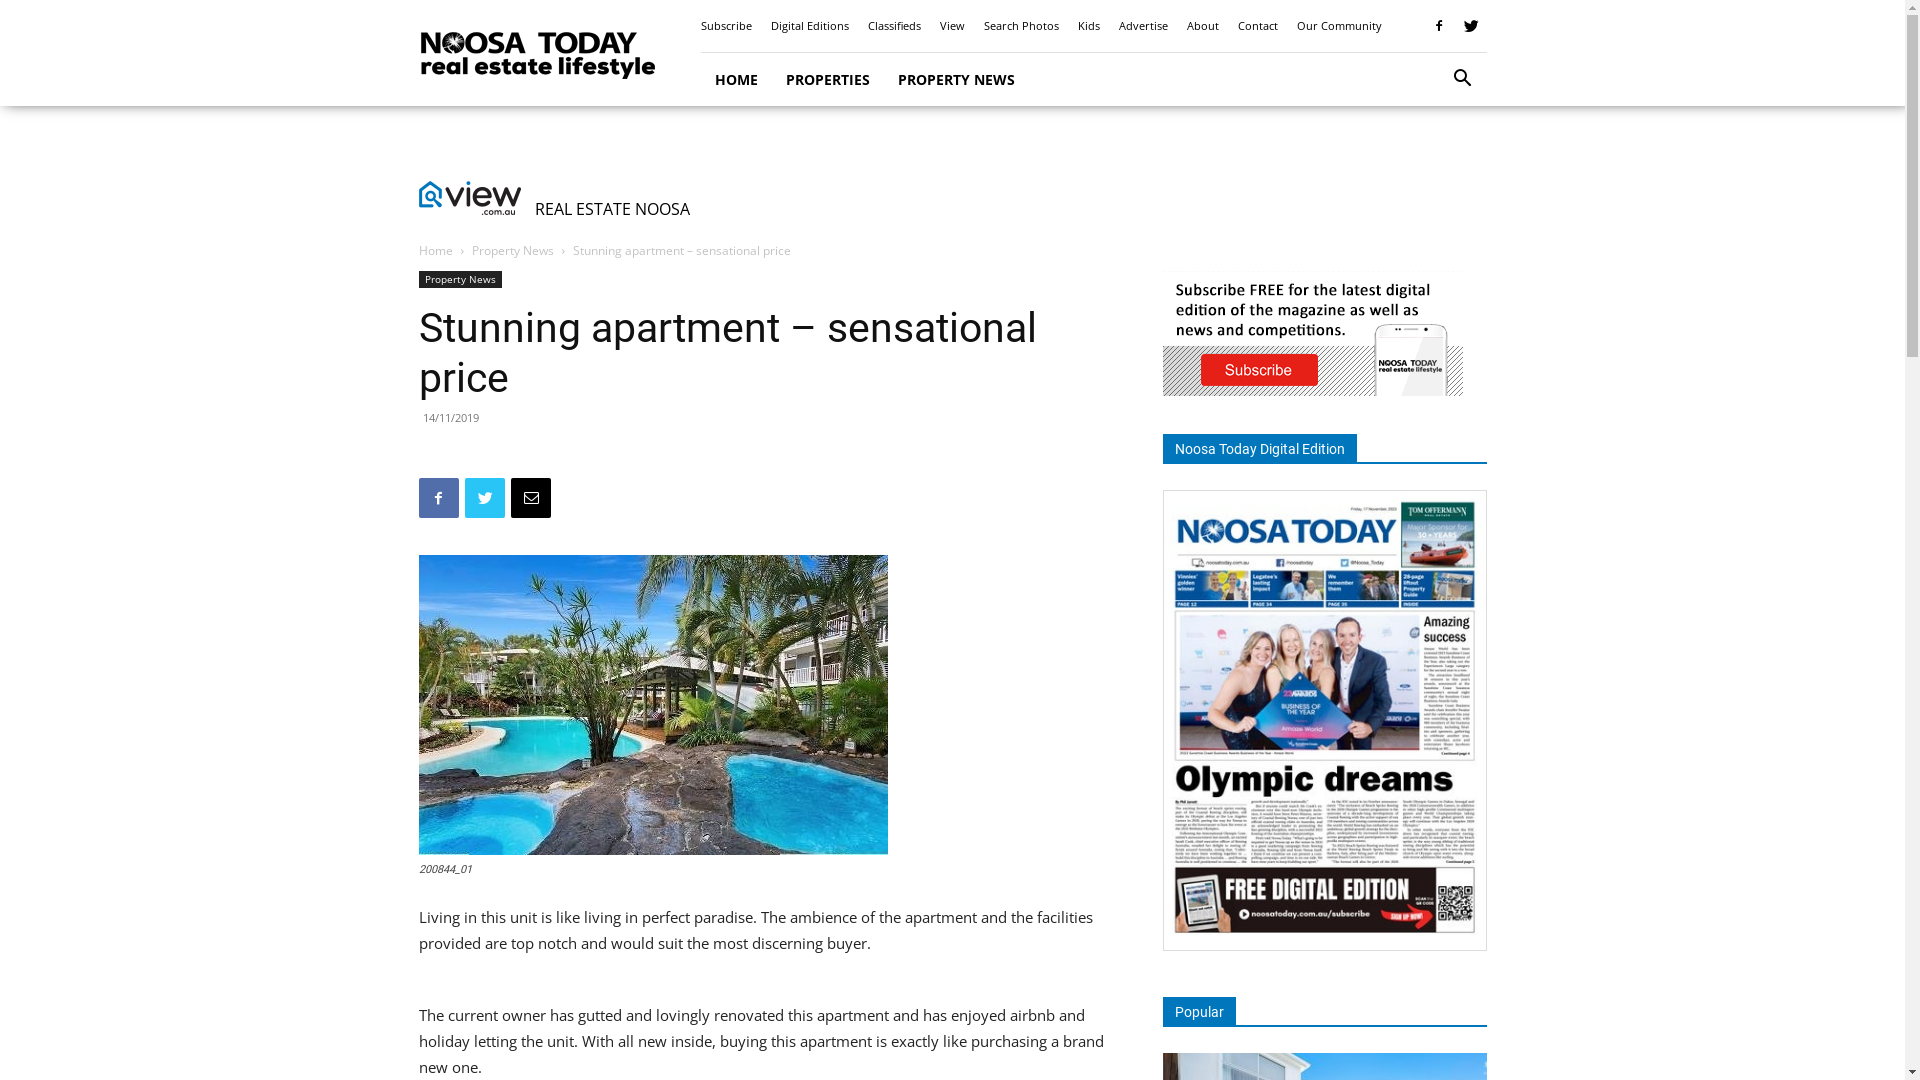 The height and width of the screenshot is (1080, 1920). I want to click on 'Email', so click(529, 496).